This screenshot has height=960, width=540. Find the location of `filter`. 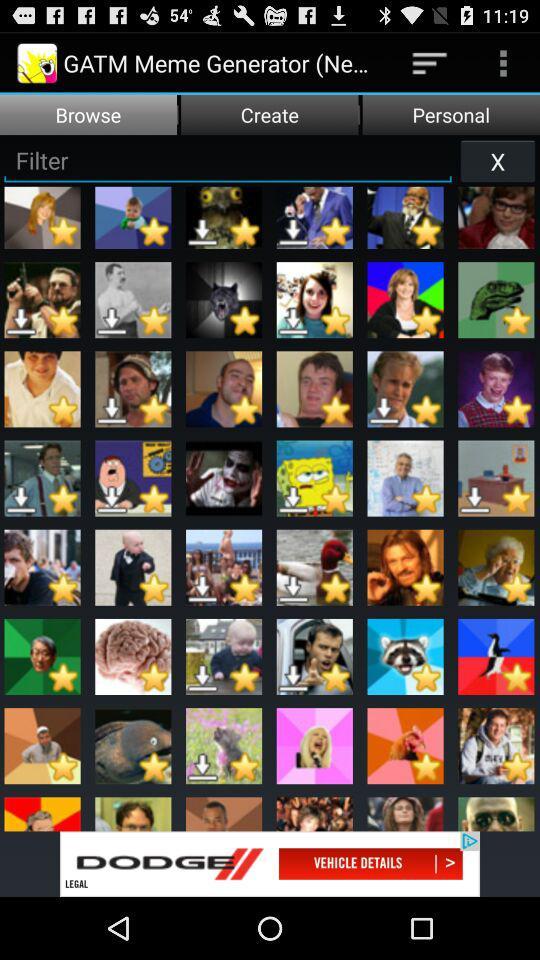

filter is located at coordinates (226, 159).